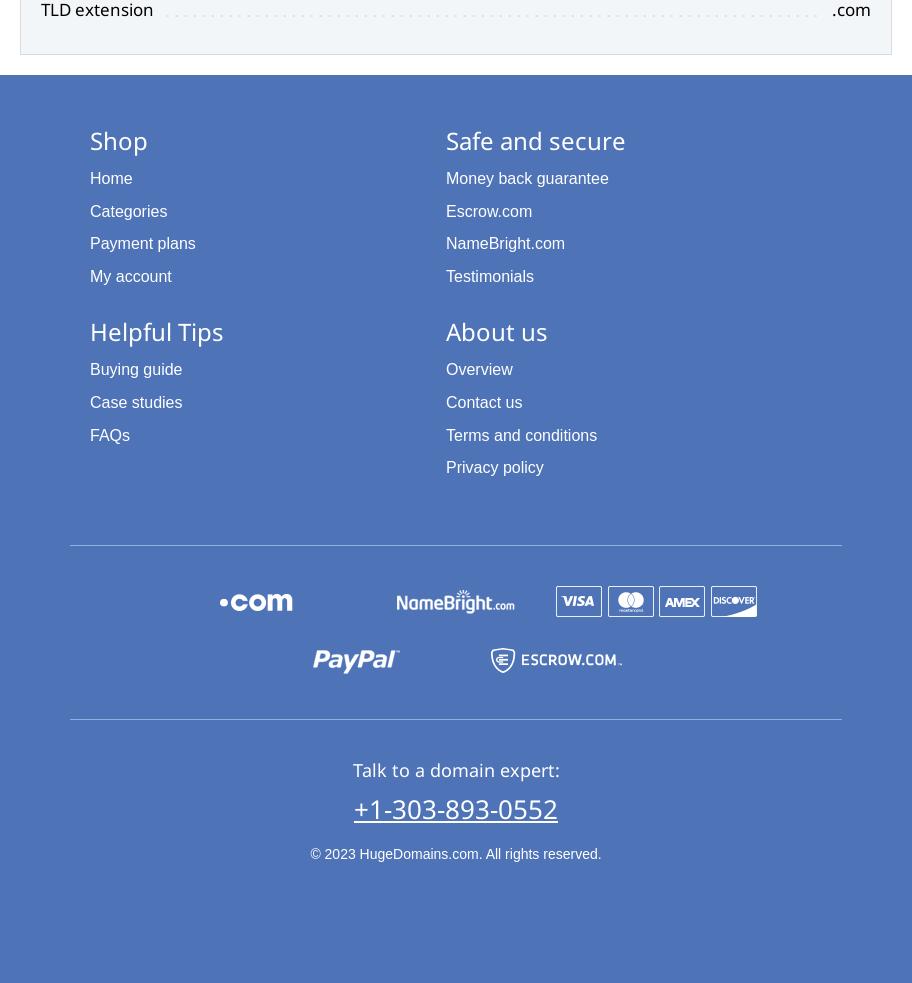  Describe the element at coordinates (444, 400) in the screenshot. I see `'Contact us'` at that location.